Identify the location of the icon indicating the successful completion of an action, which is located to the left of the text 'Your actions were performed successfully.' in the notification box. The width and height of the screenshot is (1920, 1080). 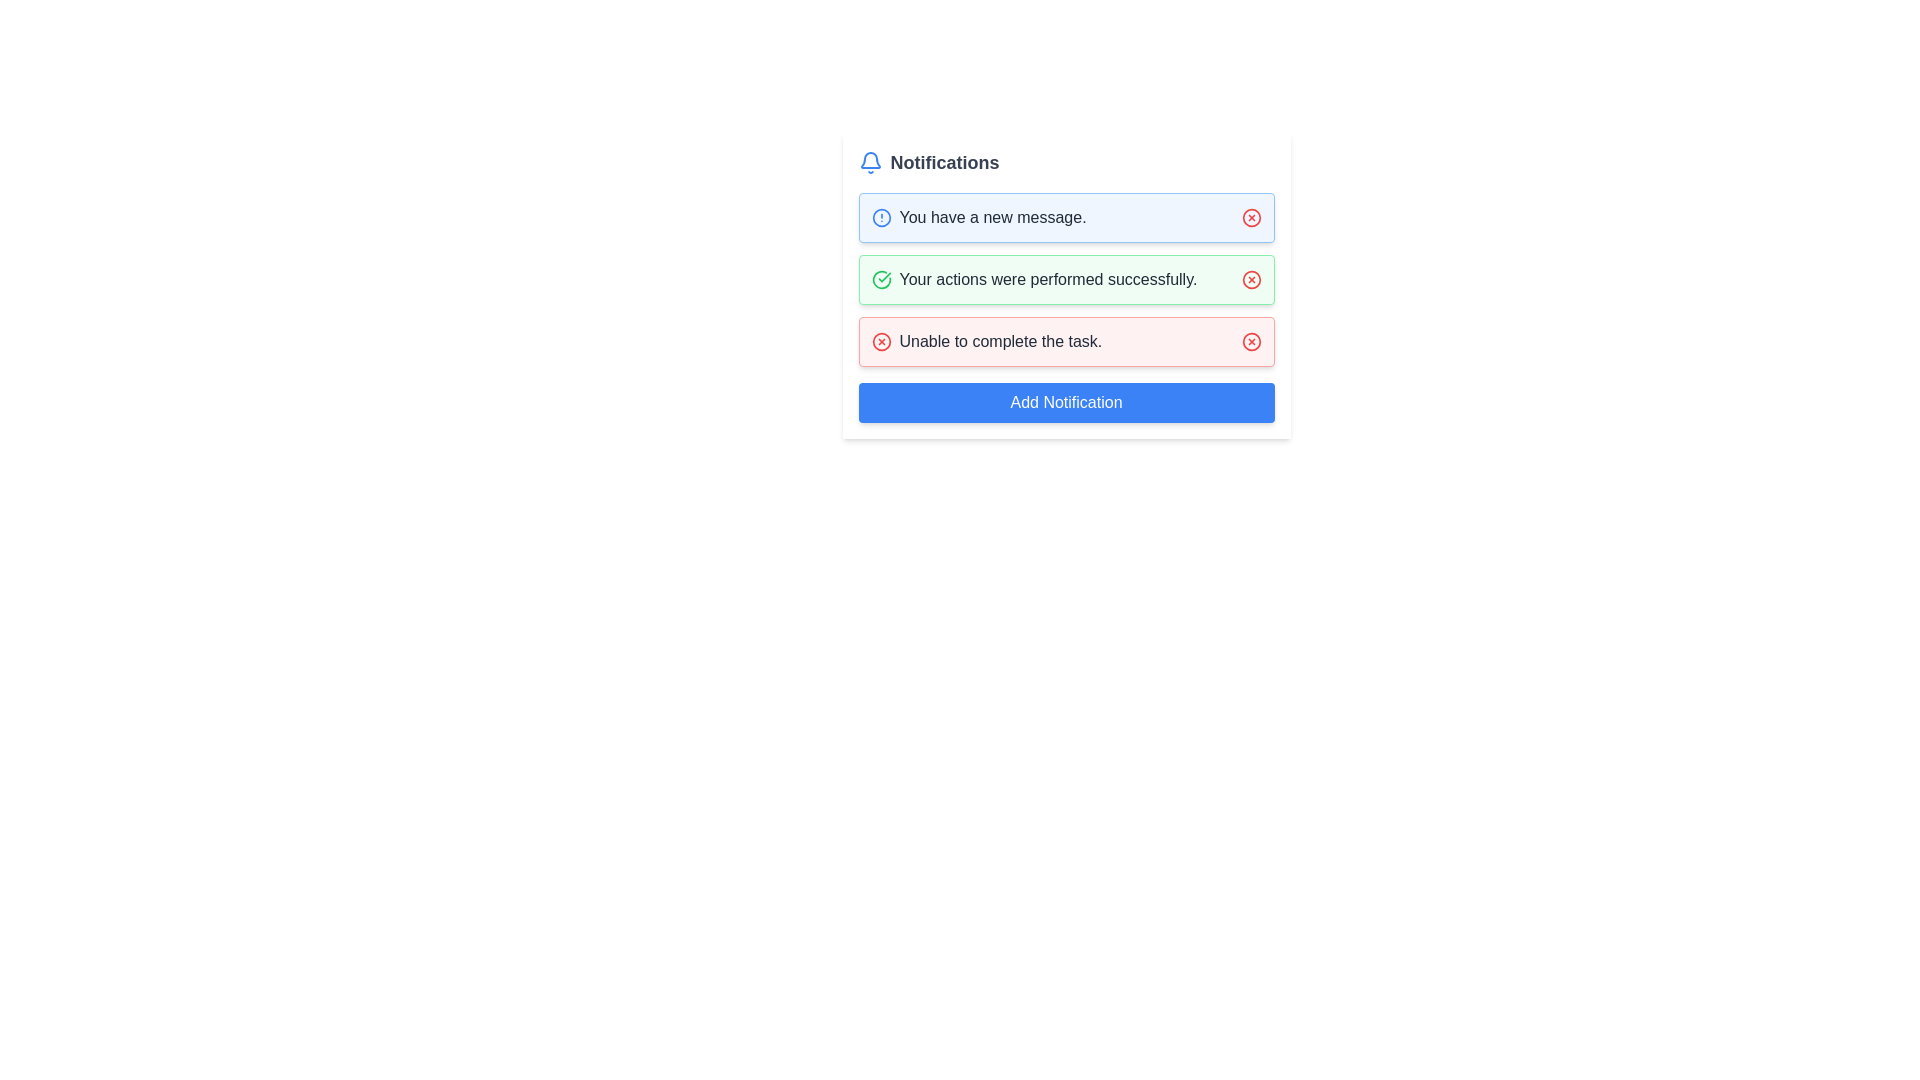
(880, 280).